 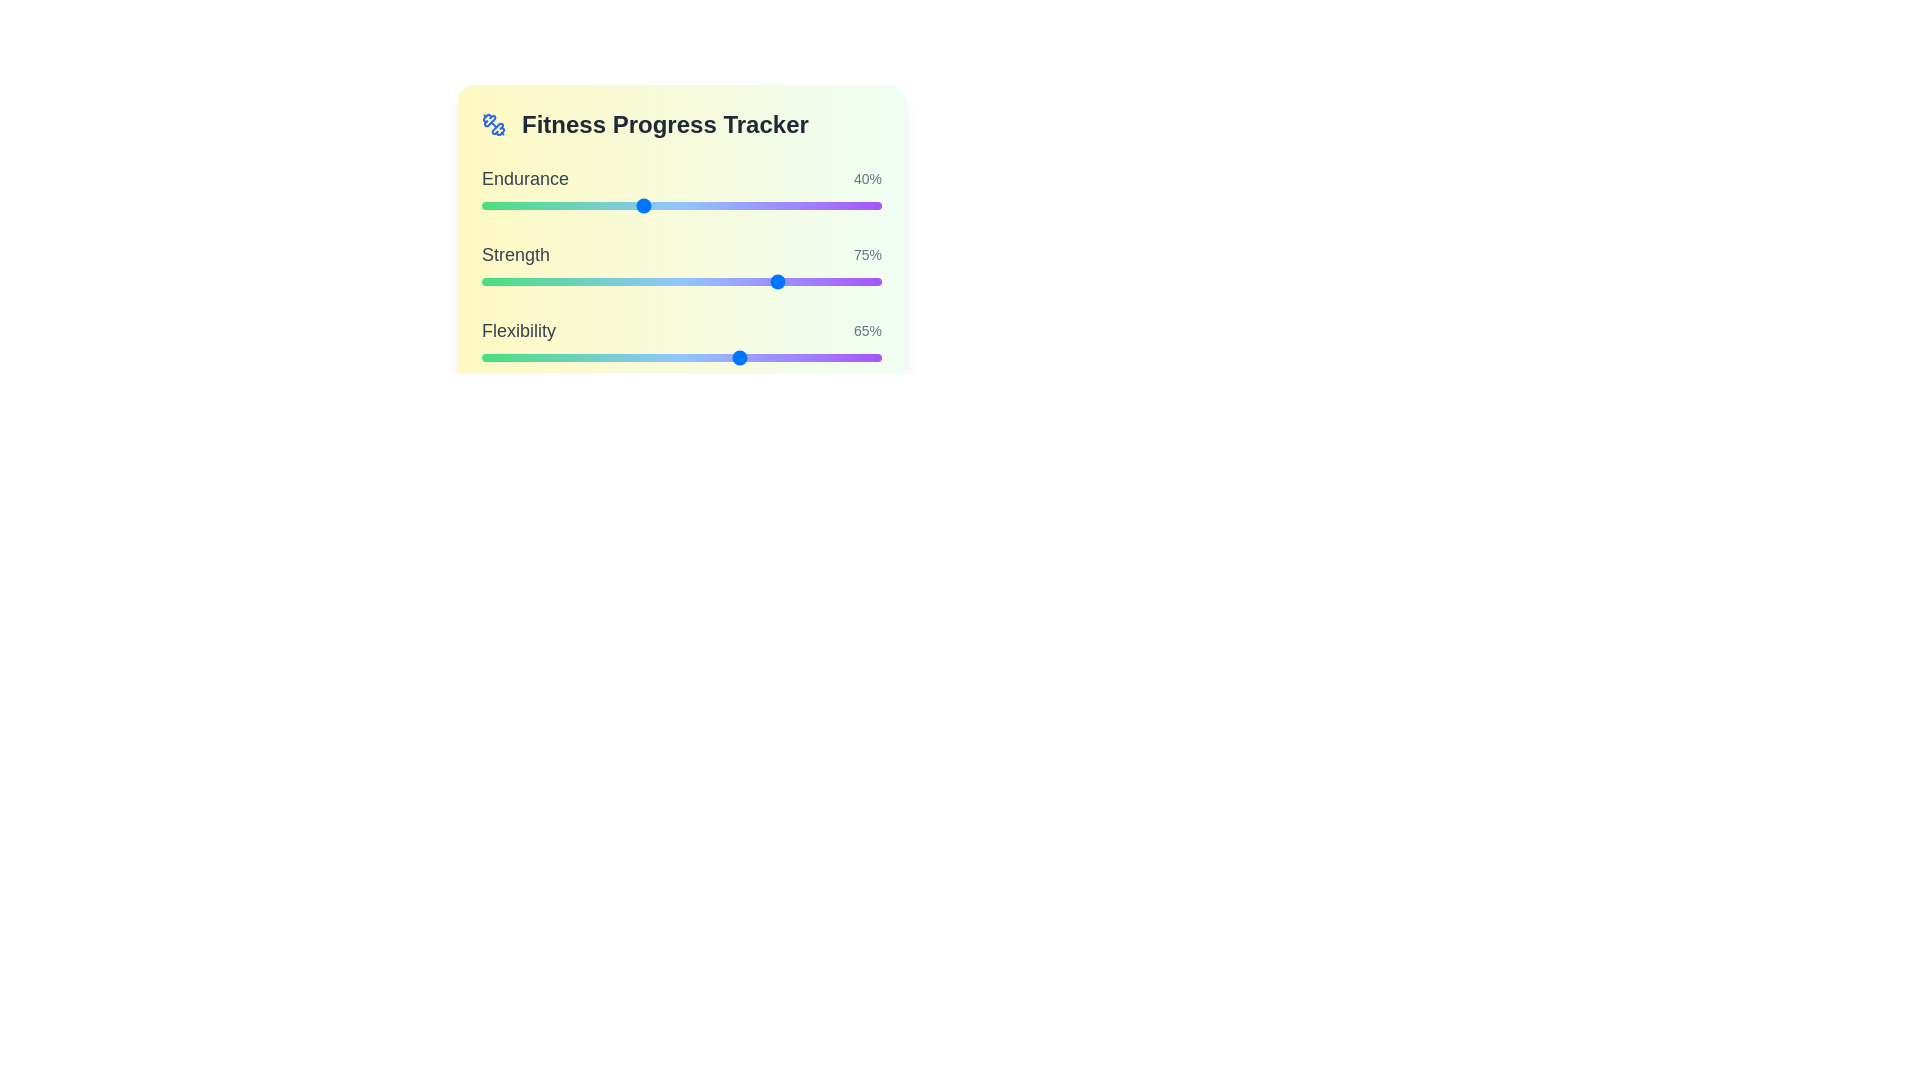 What do you see at coordinates (642, 205) in the screenshot?
I see `endurance` at bounding box center [642, 205].